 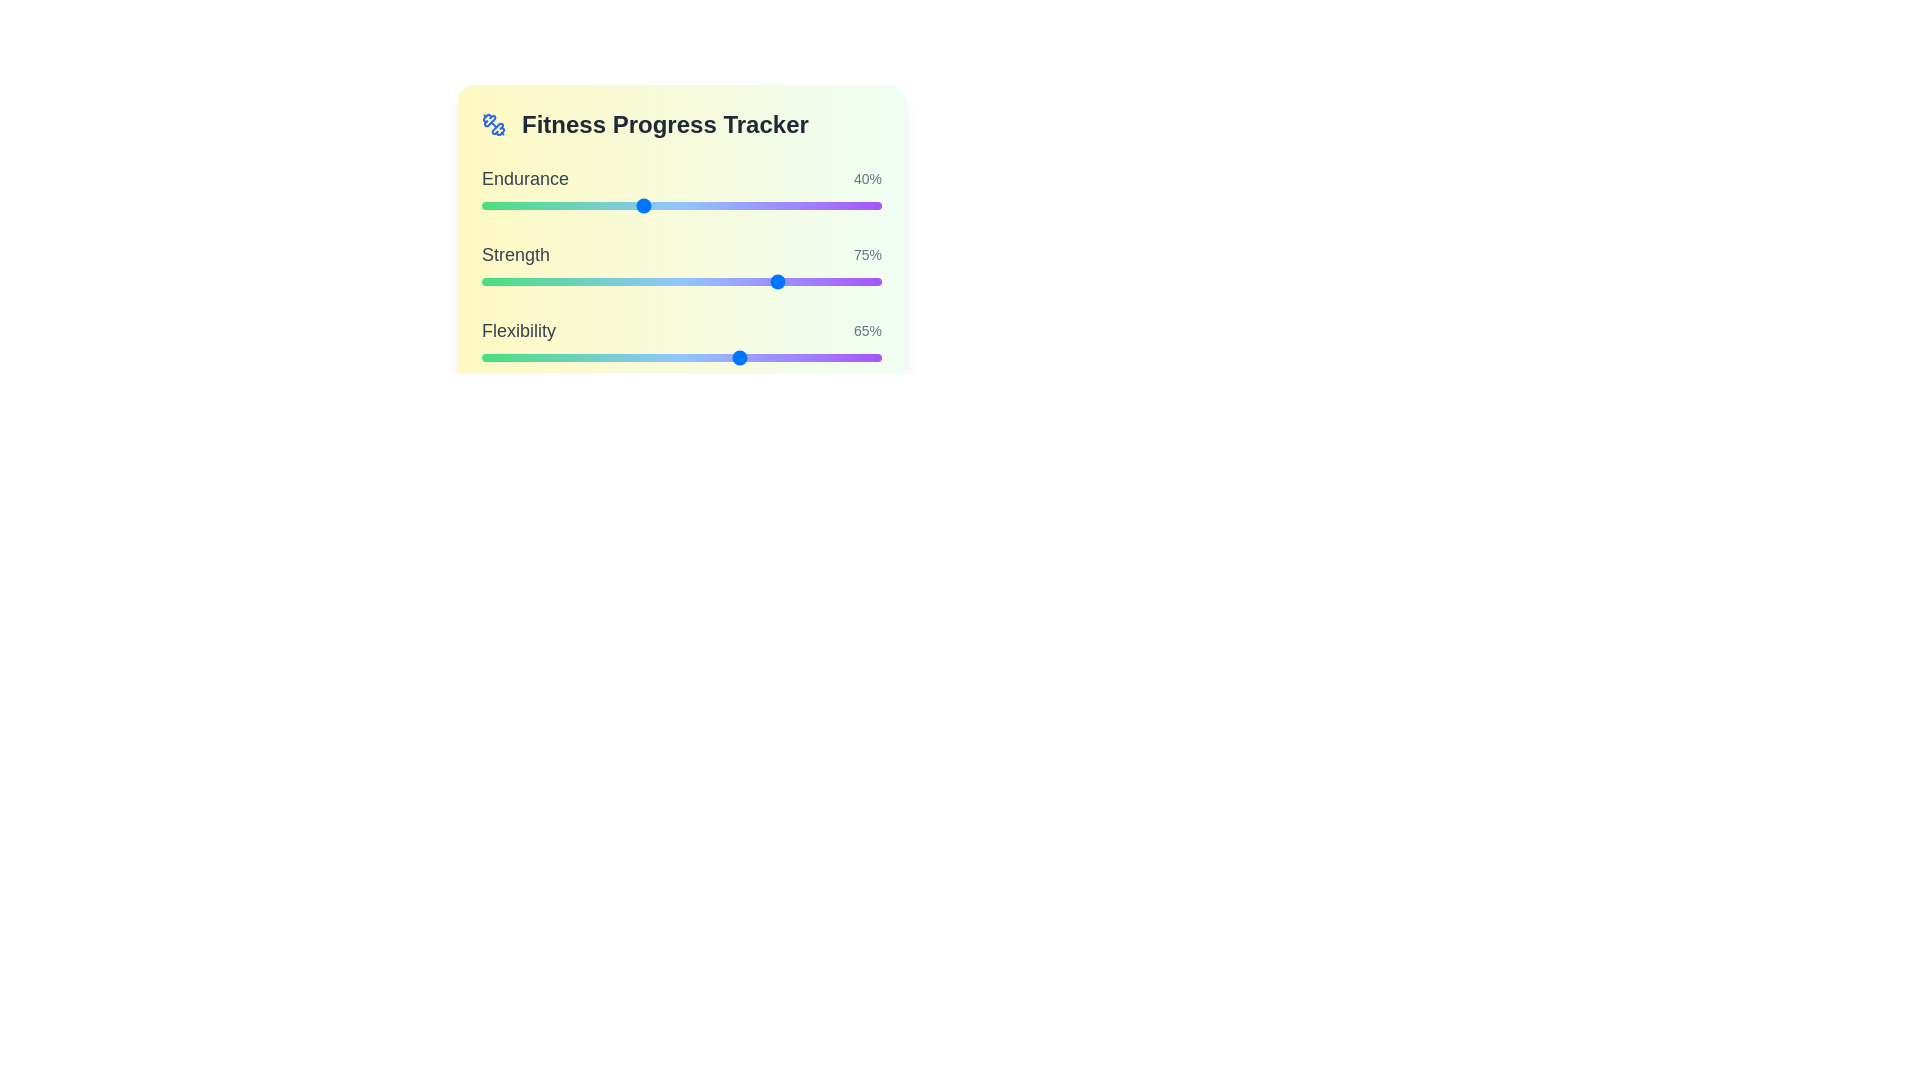 What do you see at coordinates (642, 205) in the screenshot?
I see `endurance` at bounding box center [642, 205].